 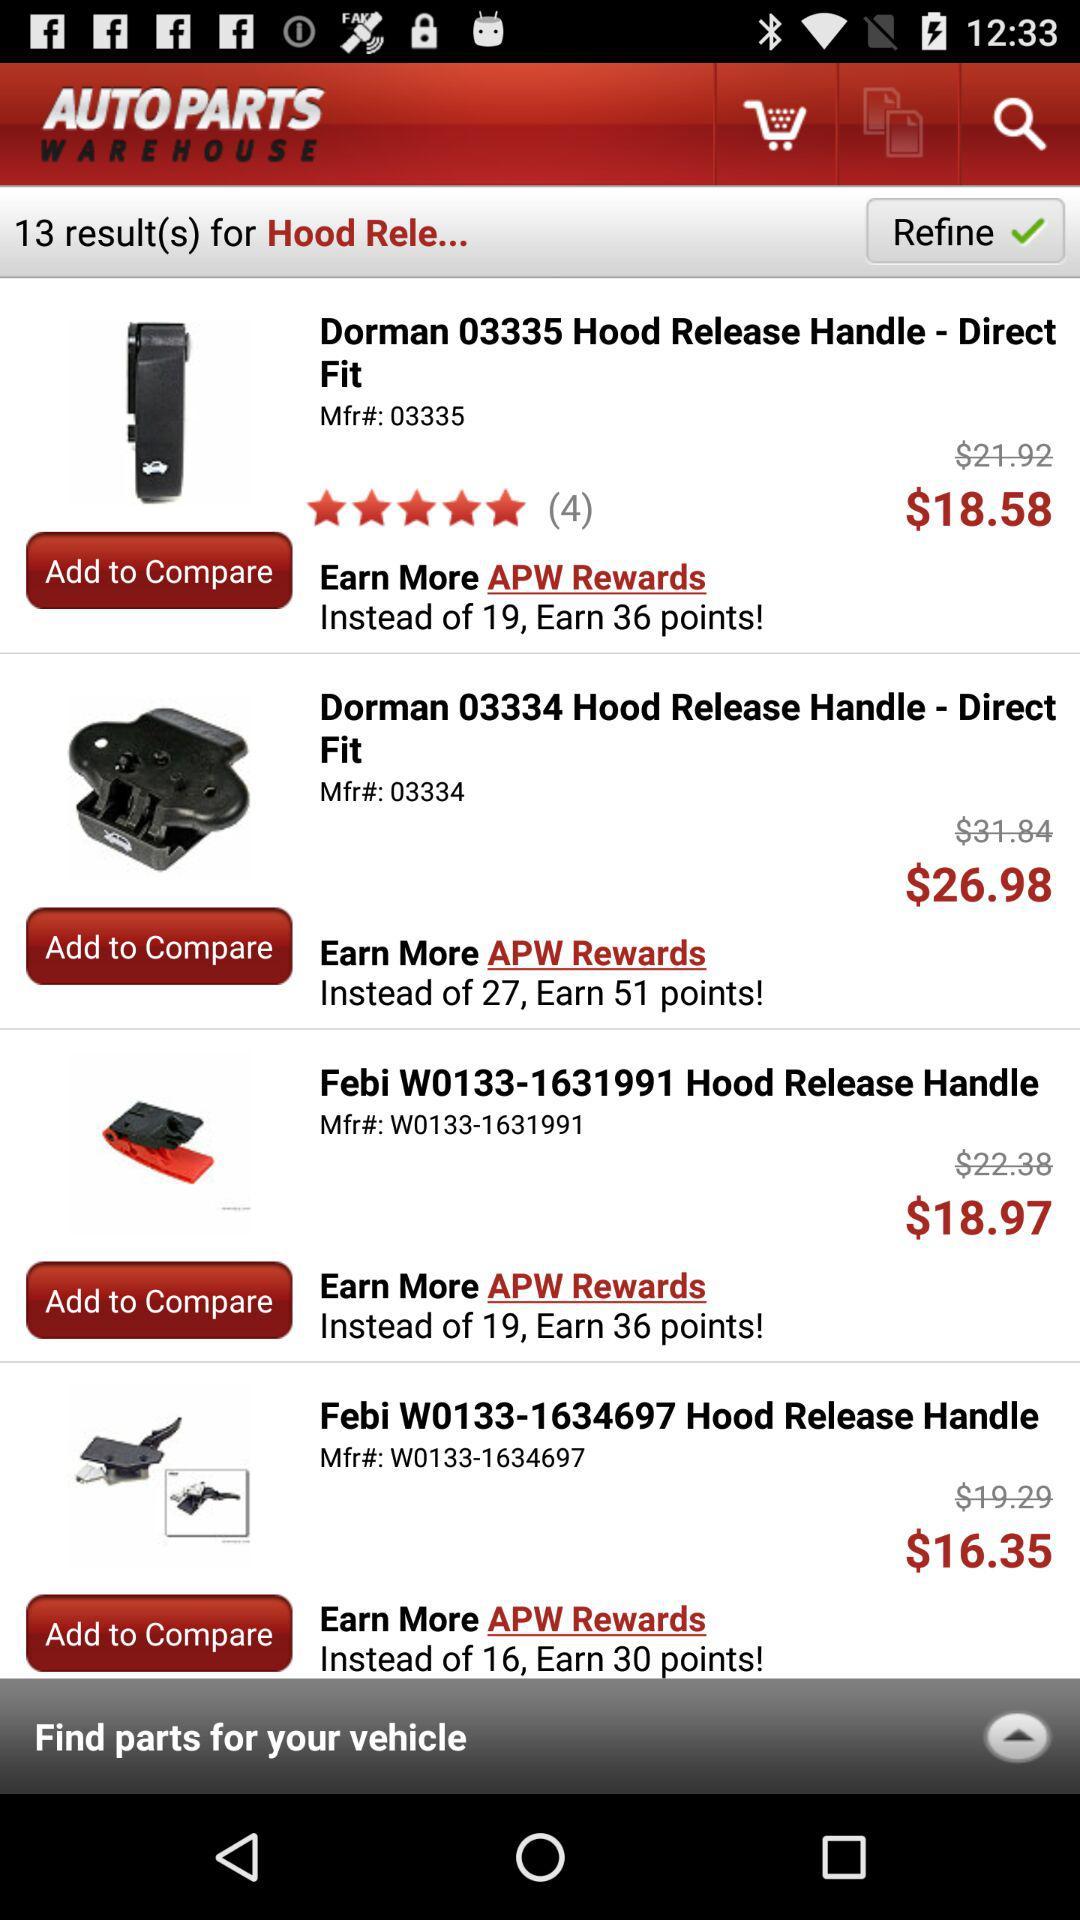 What do you see at coordinates (183, 123) in the screenshot?
I see `homepage` at bounding box center [183, 123].